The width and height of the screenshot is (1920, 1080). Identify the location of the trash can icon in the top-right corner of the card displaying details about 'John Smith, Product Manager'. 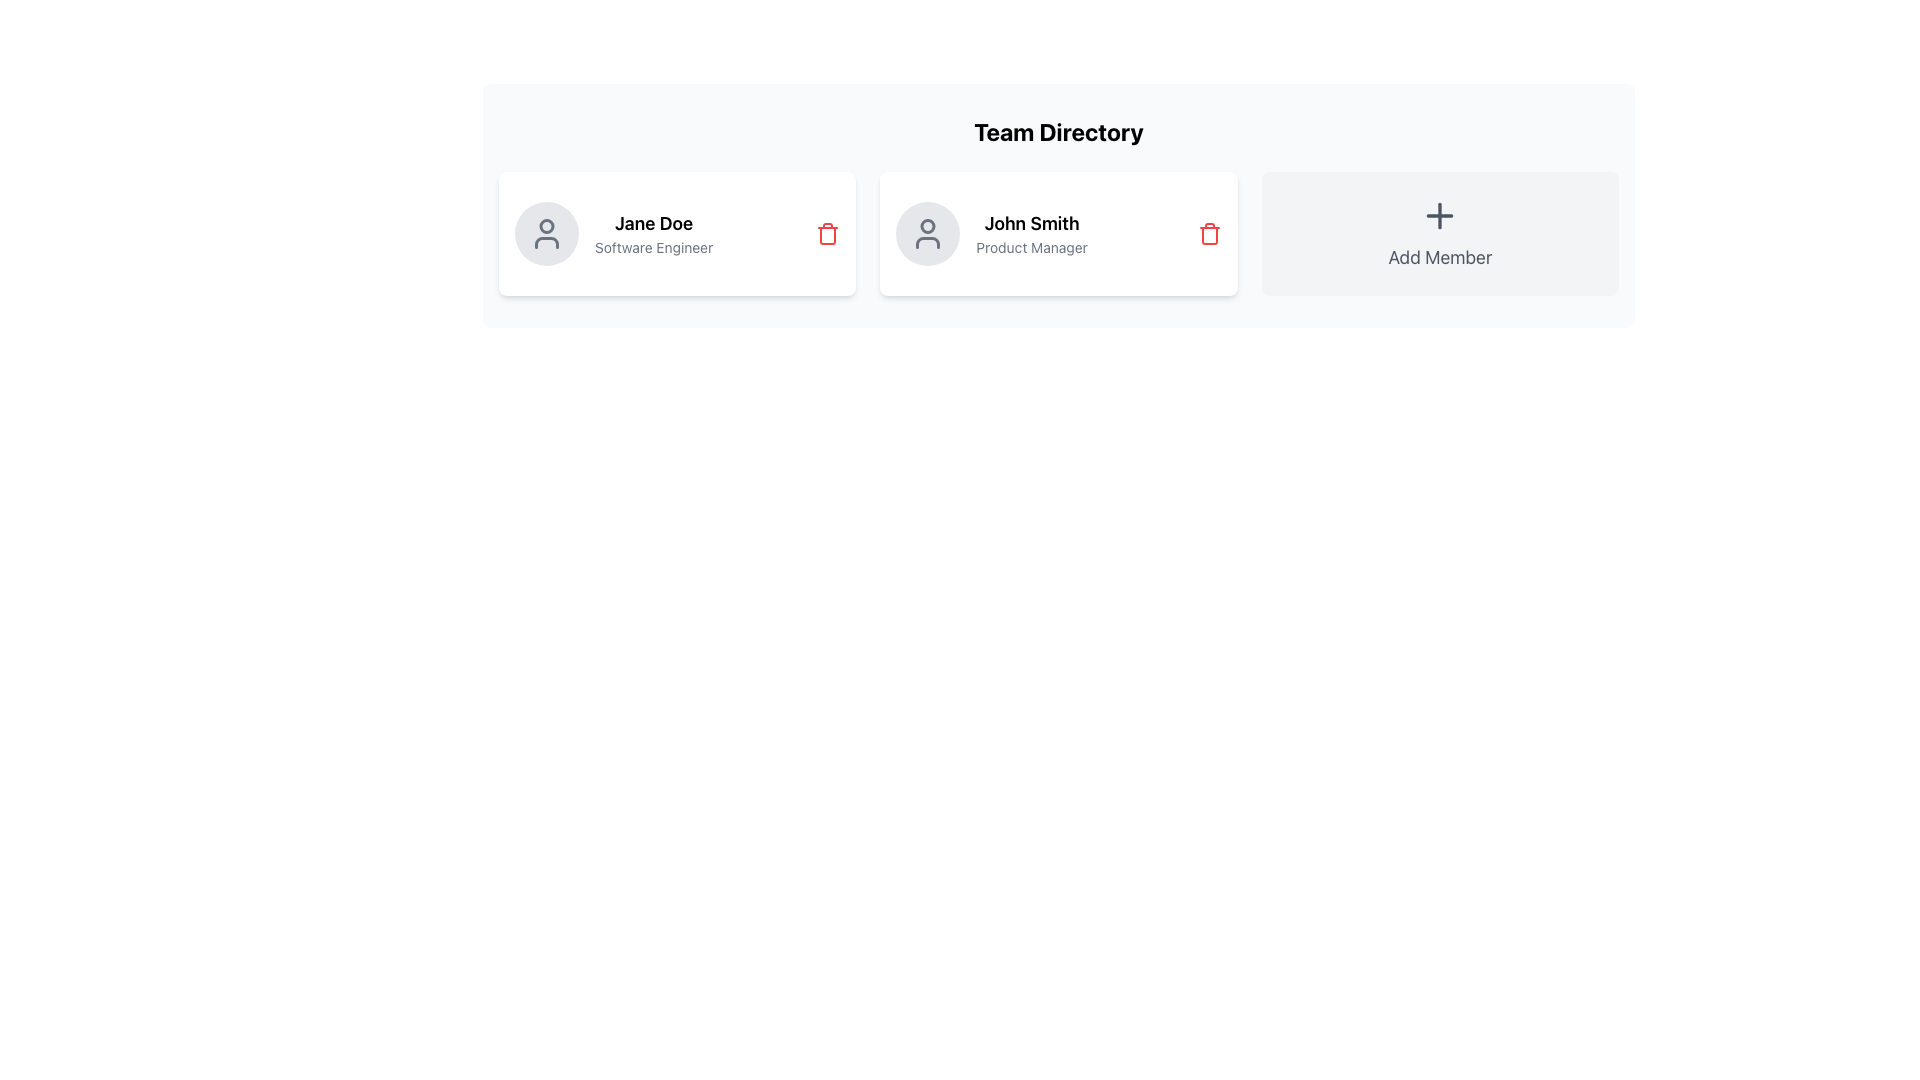
(1208, 233).